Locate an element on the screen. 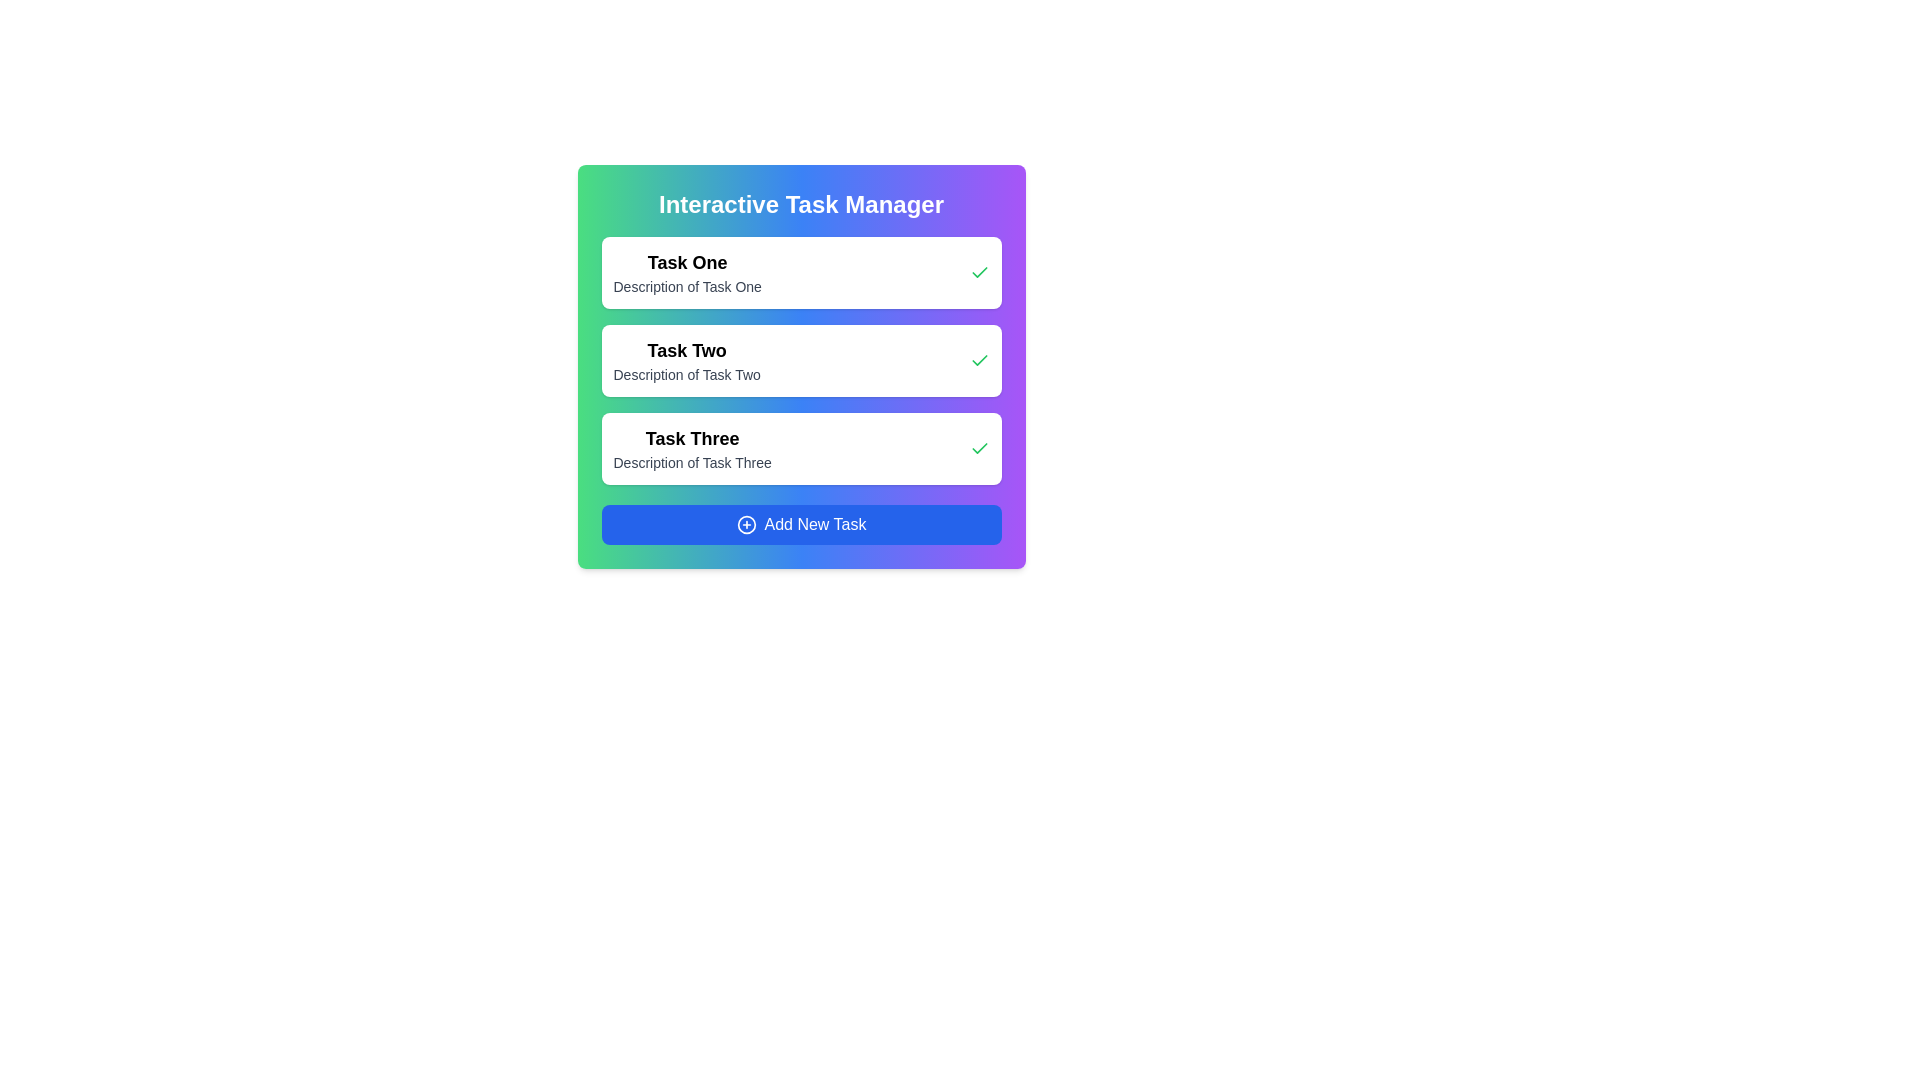  the checkmark on the third task card in the 'Interactive Task Manager' is located at coordinates (801, 447).